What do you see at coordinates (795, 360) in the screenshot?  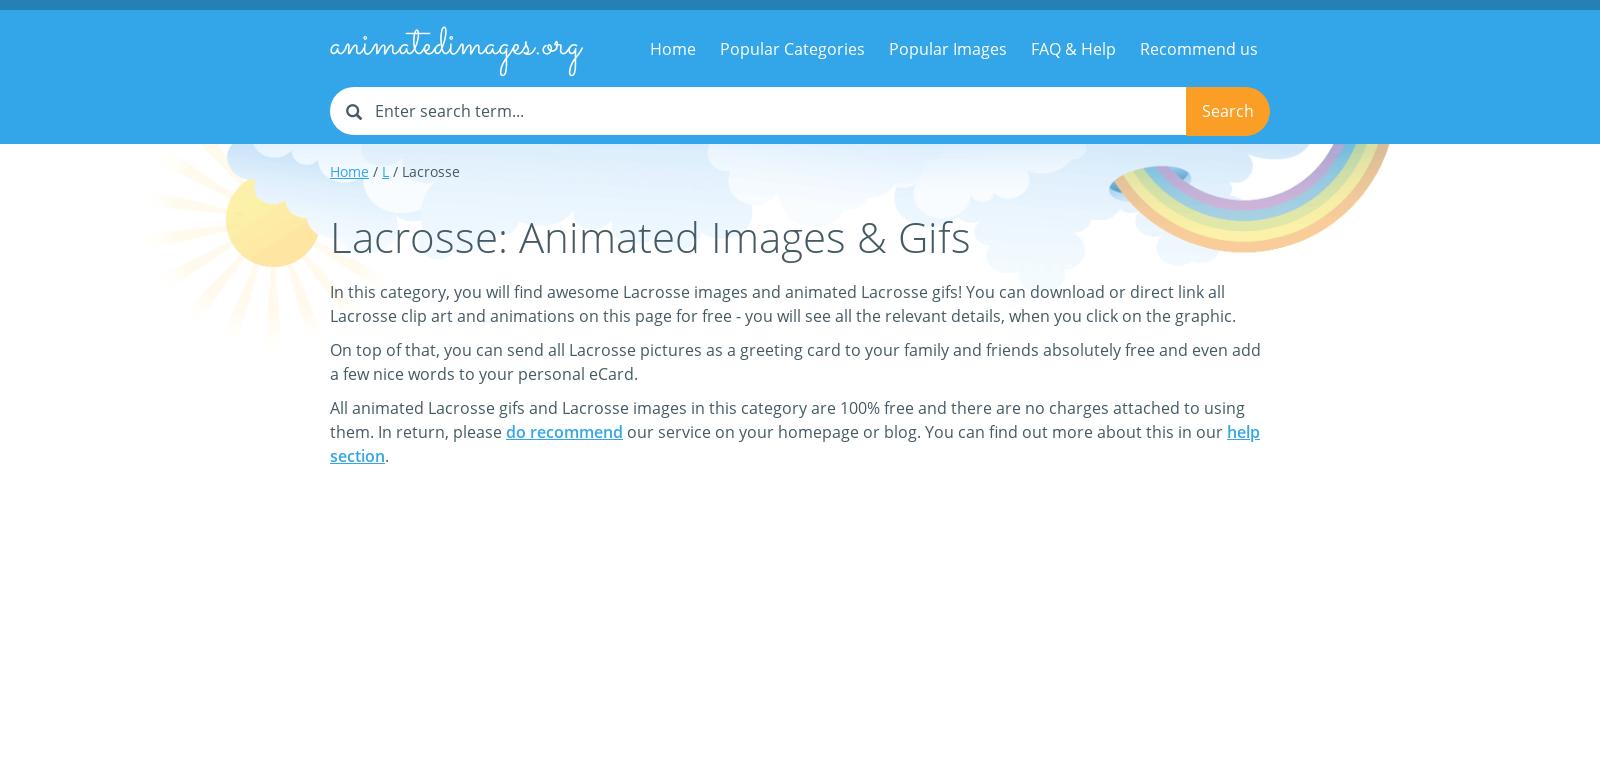 I see `'On top of that, you can send all Lacrosse pictures as a greeting card to your family and friends absolutely free and even add a few nice words to your personal eCard.'` at bounding box center [795, 360].